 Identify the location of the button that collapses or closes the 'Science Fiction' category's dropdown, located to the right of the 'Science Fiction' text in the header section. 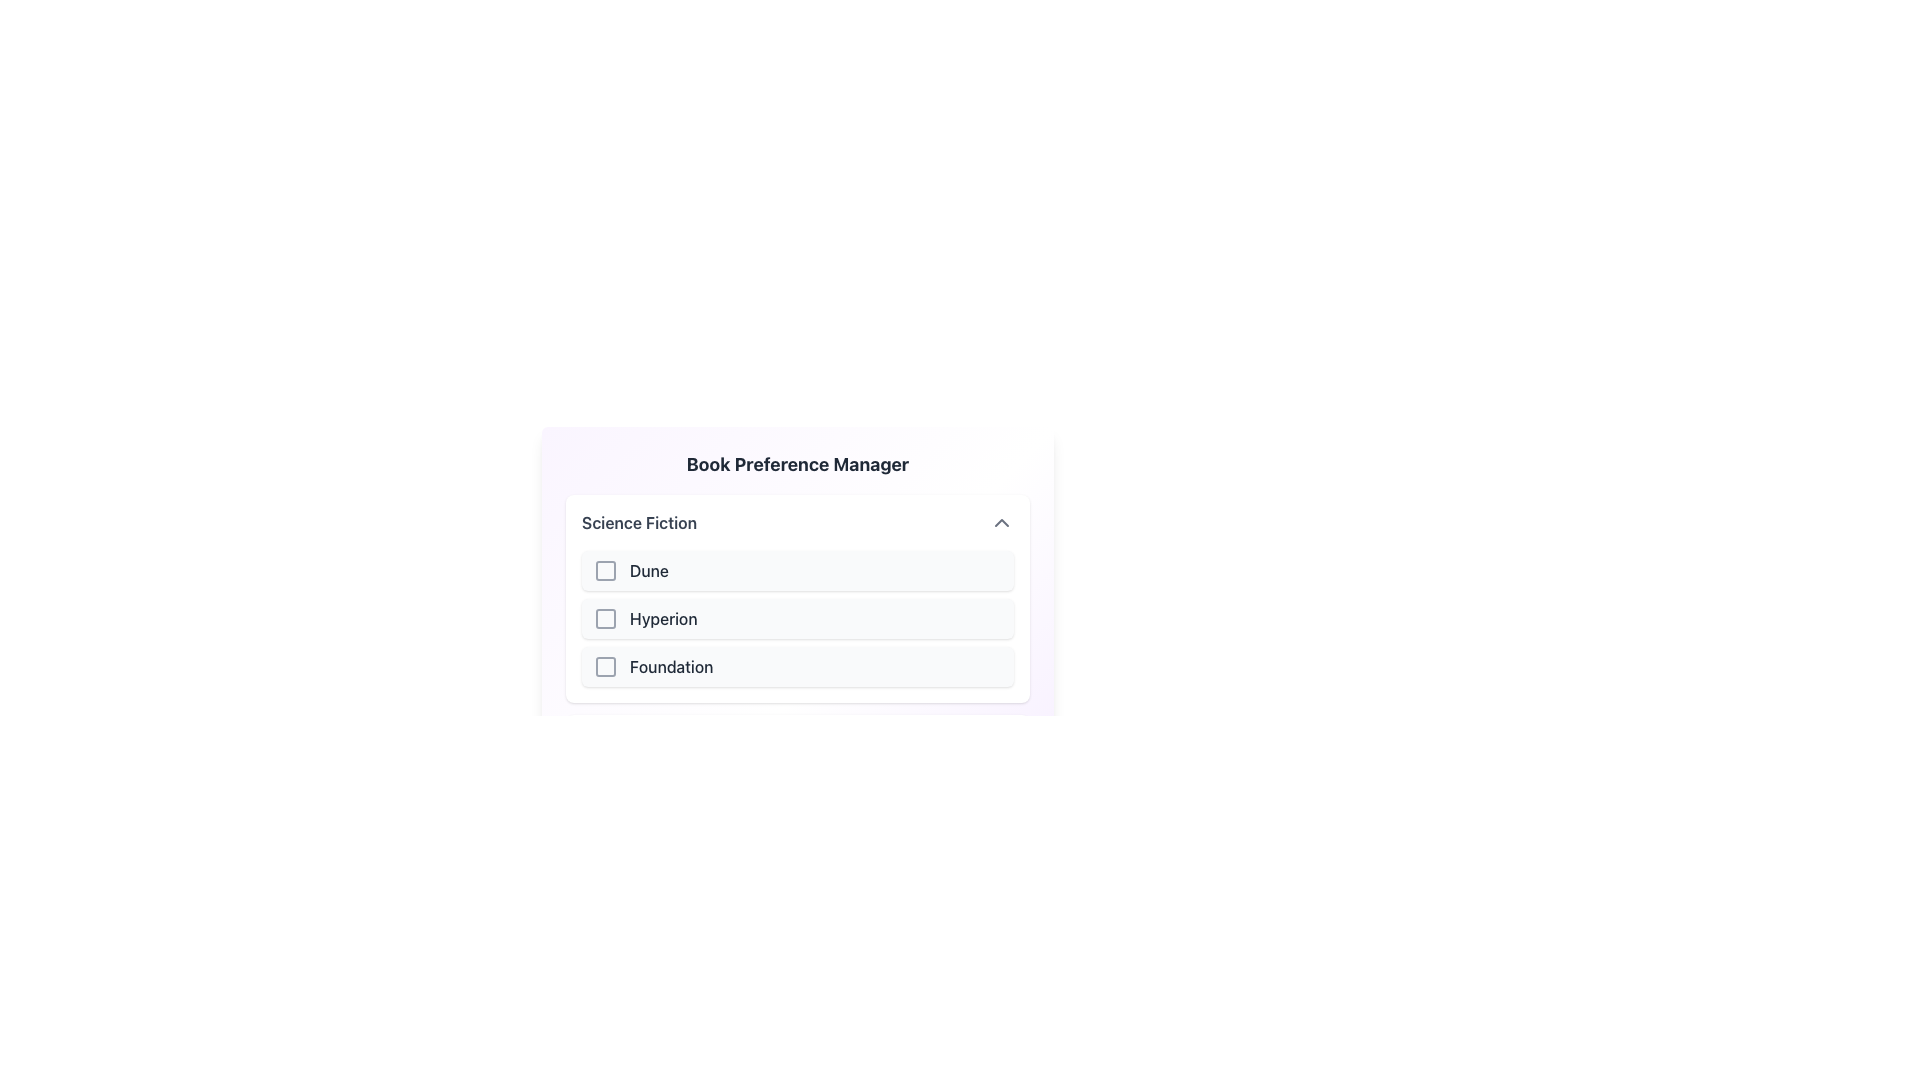
(1002, 522).